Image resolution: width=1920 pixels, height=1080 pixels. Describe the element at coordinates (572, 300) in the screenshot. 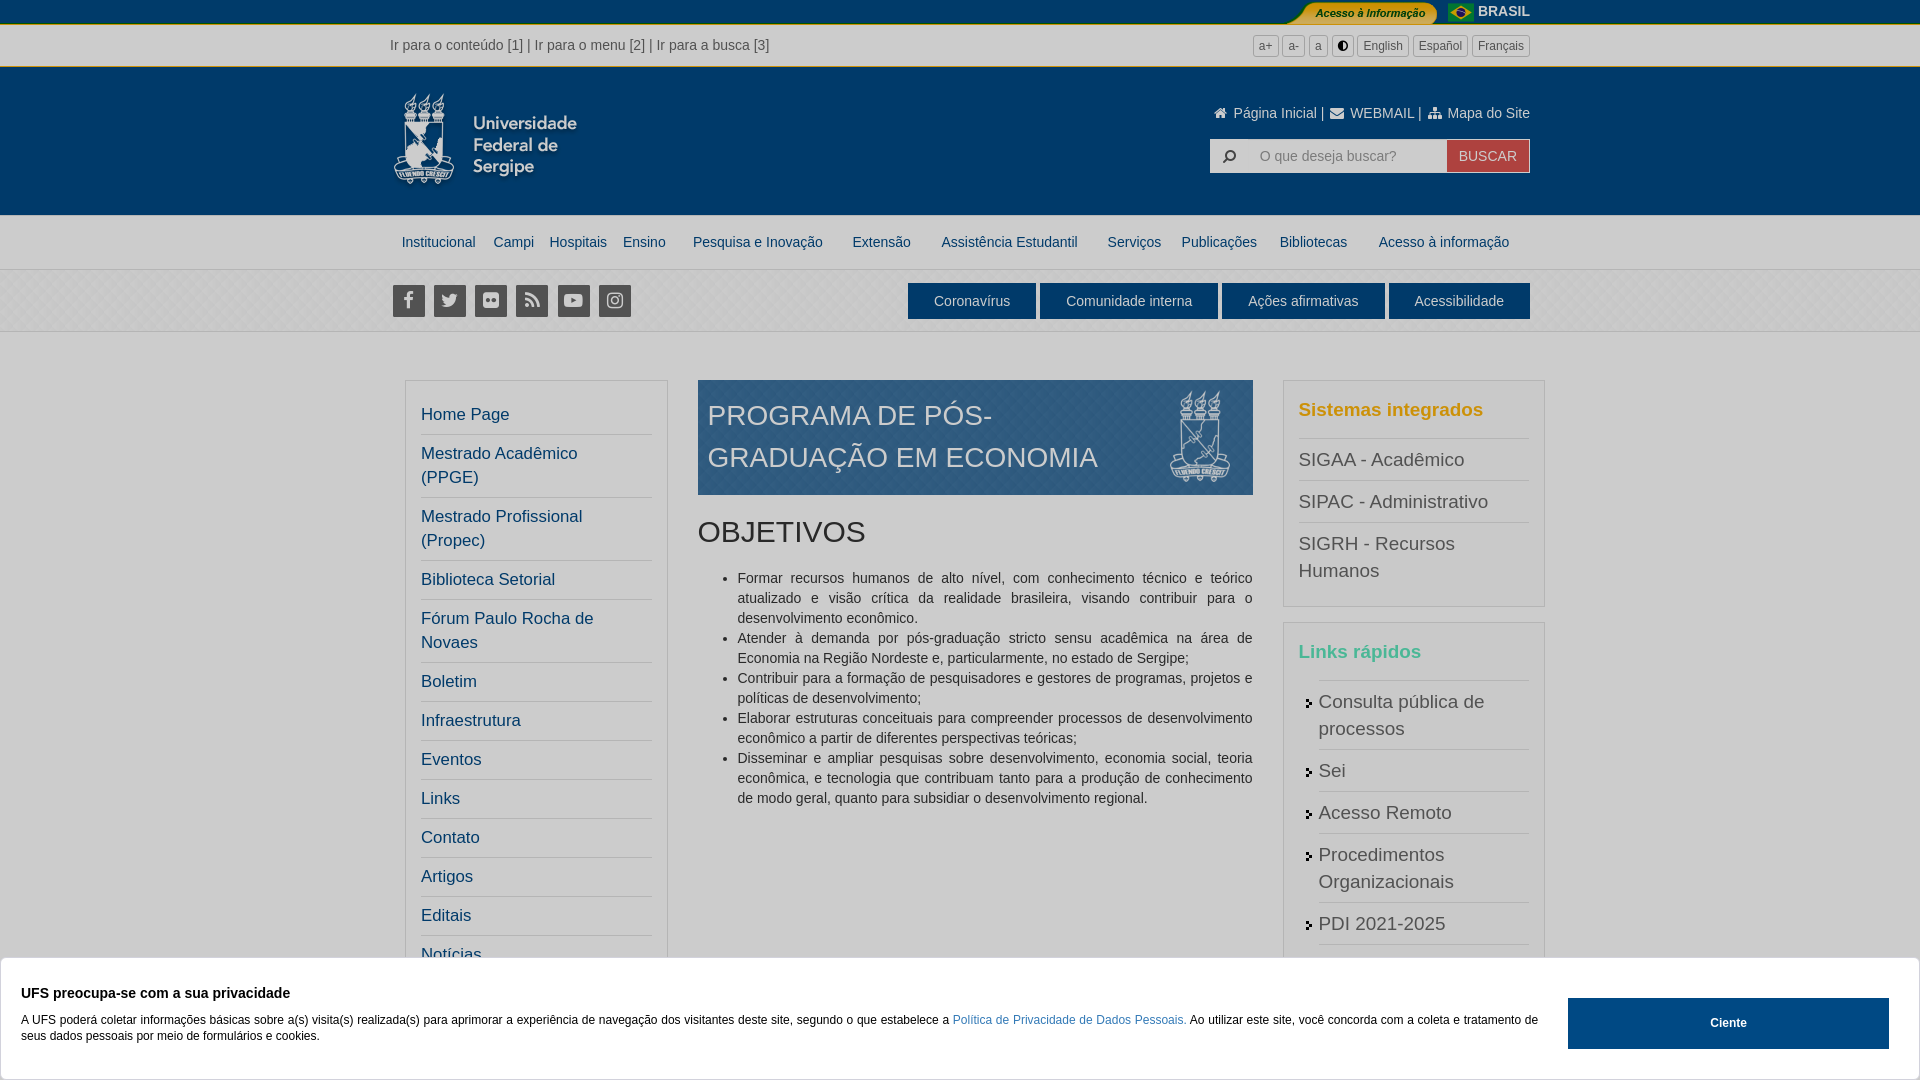

I see `'Youtube'` at that location.